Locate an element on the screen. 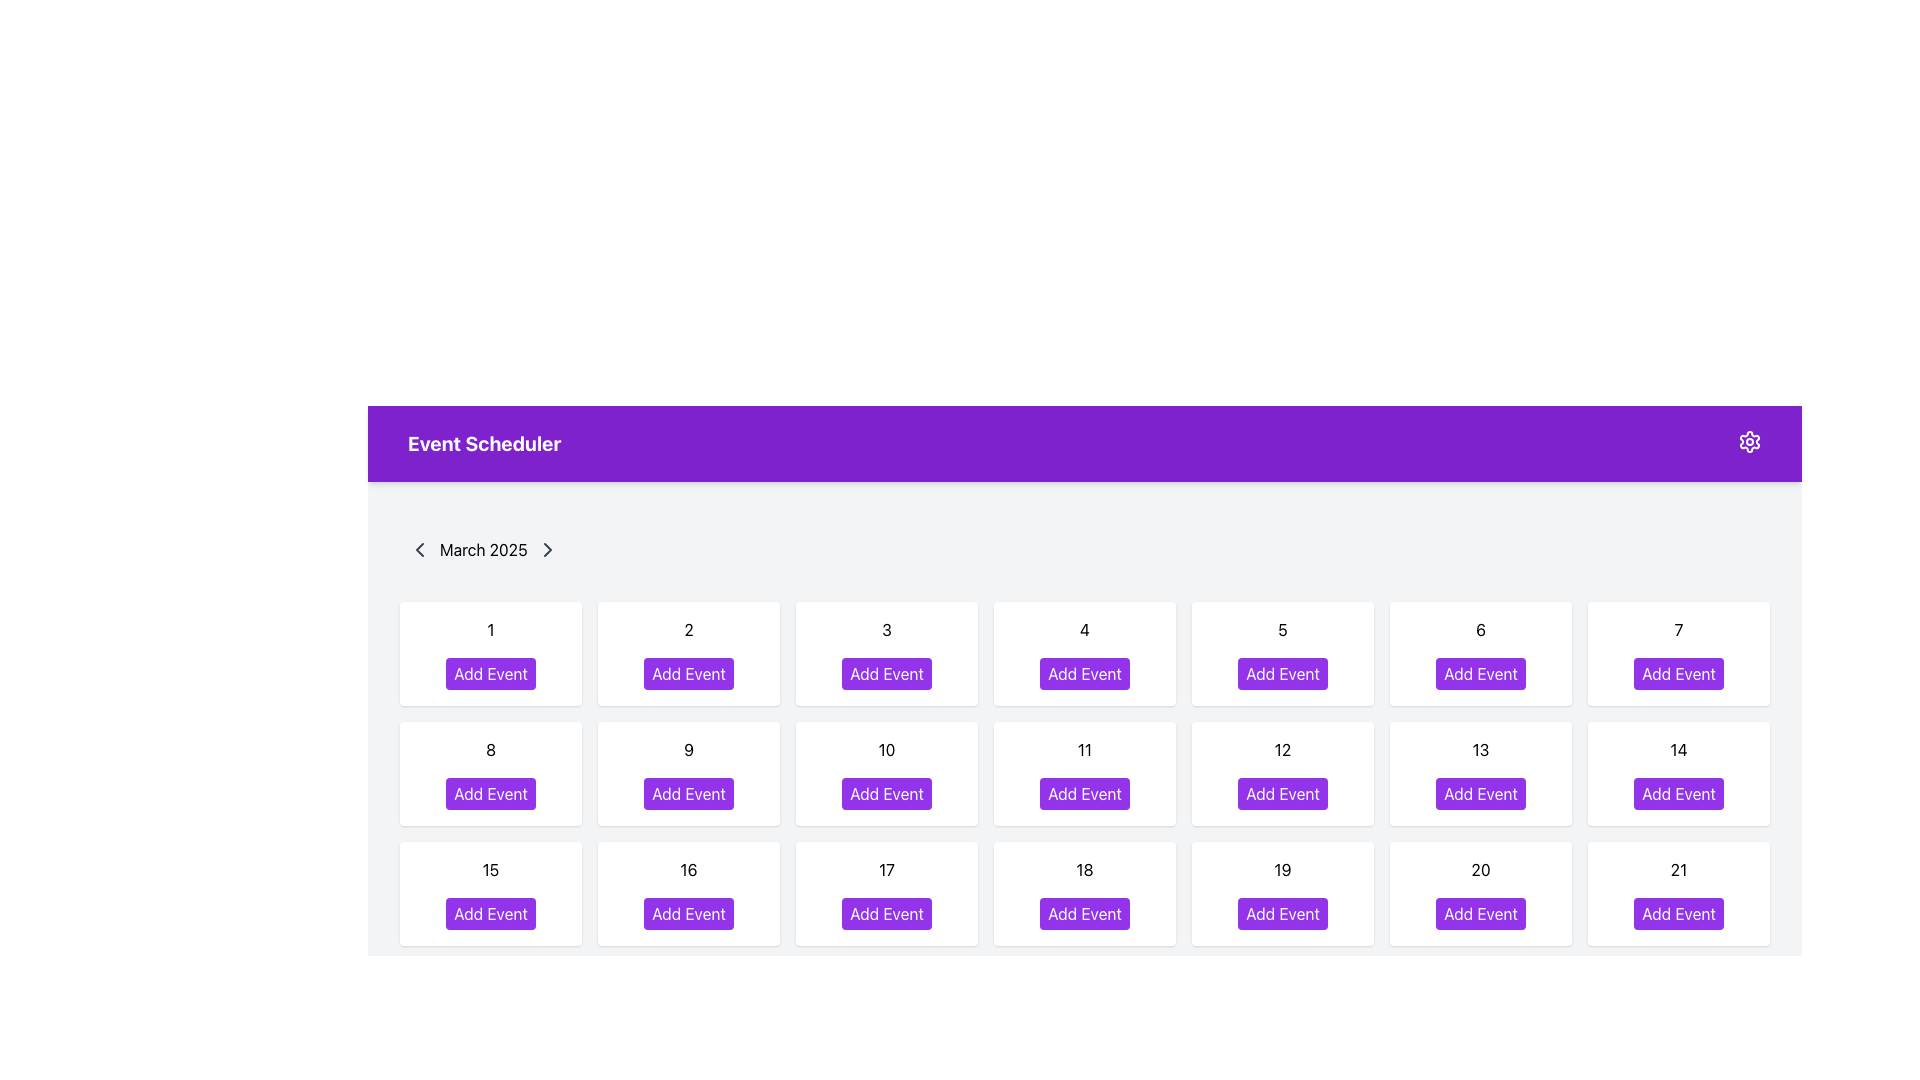 This screenshot has width=1920, height=1080. the 'Add Event' button located under the date '14' in the calendar interface is located at coordinates (1679, 793).